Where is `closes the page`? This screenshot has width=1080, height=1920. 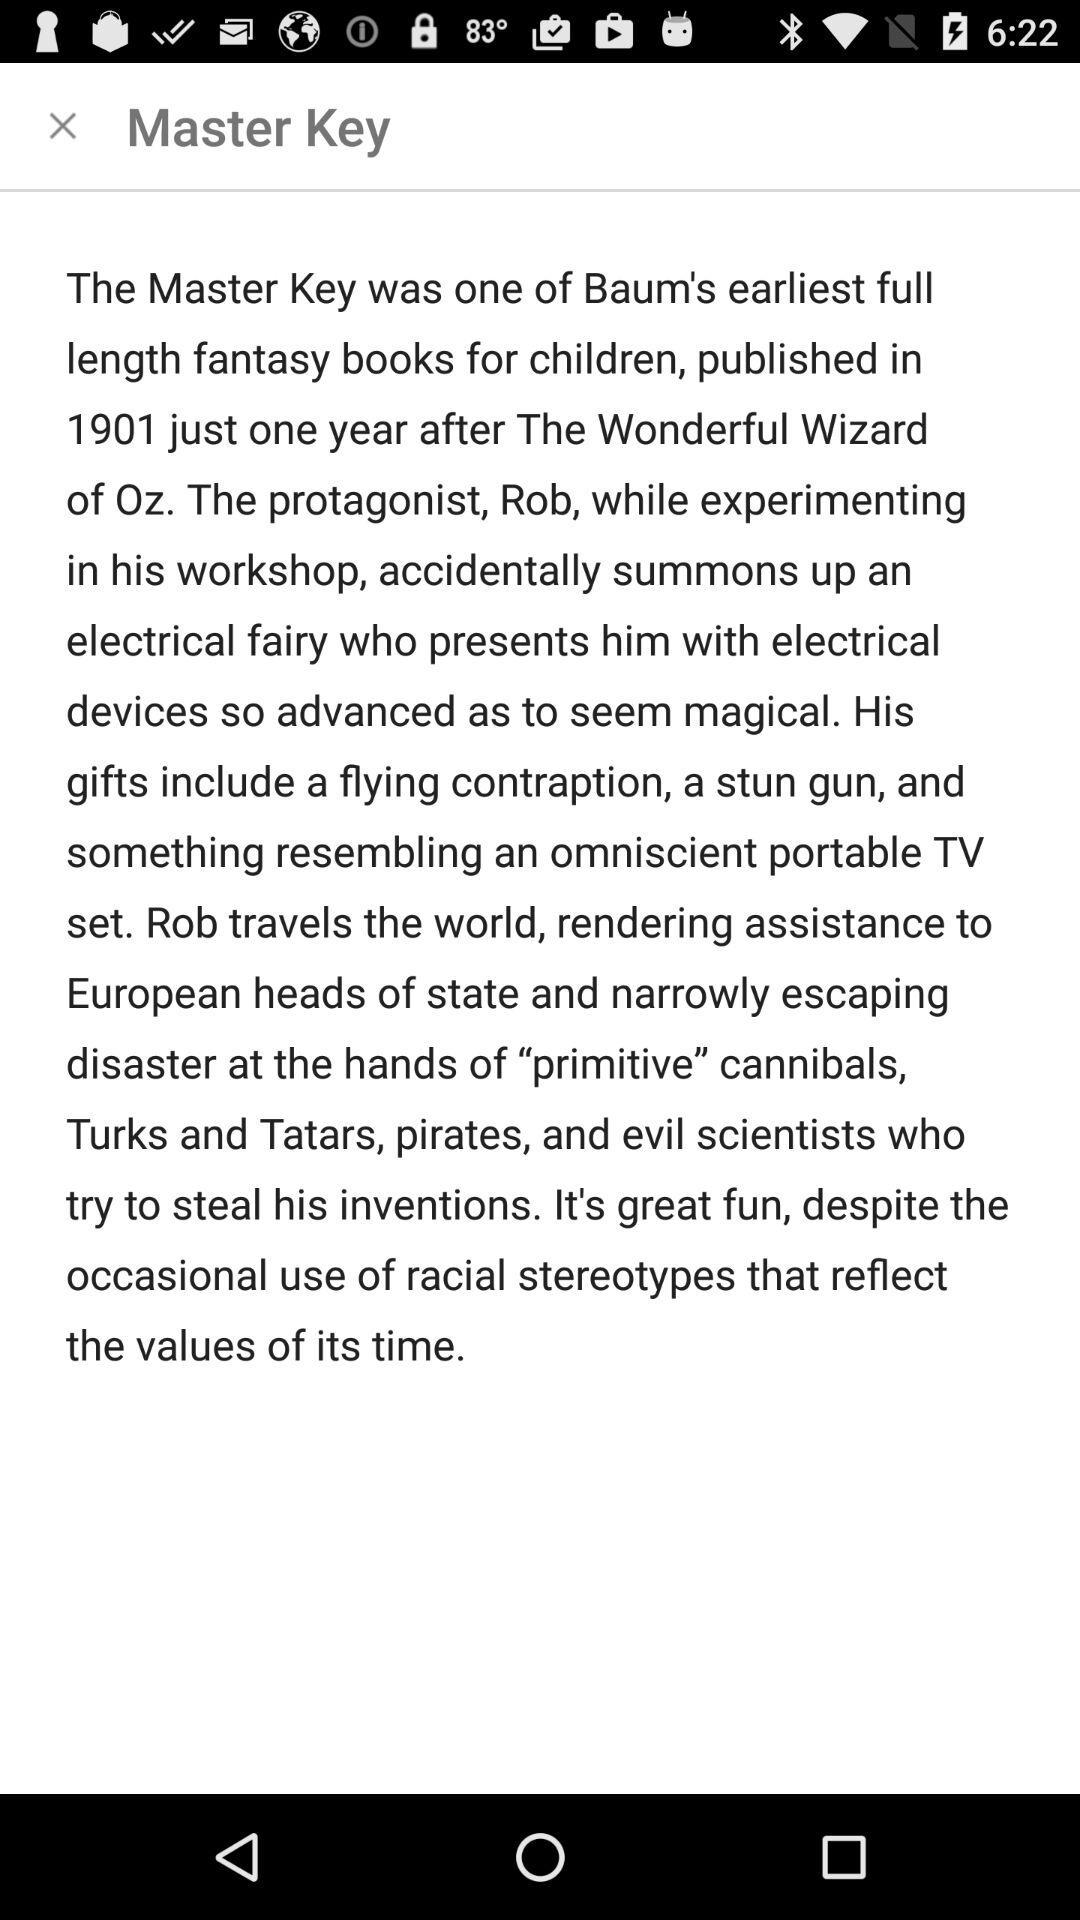
closes the page is located at coordinates (61, 124).